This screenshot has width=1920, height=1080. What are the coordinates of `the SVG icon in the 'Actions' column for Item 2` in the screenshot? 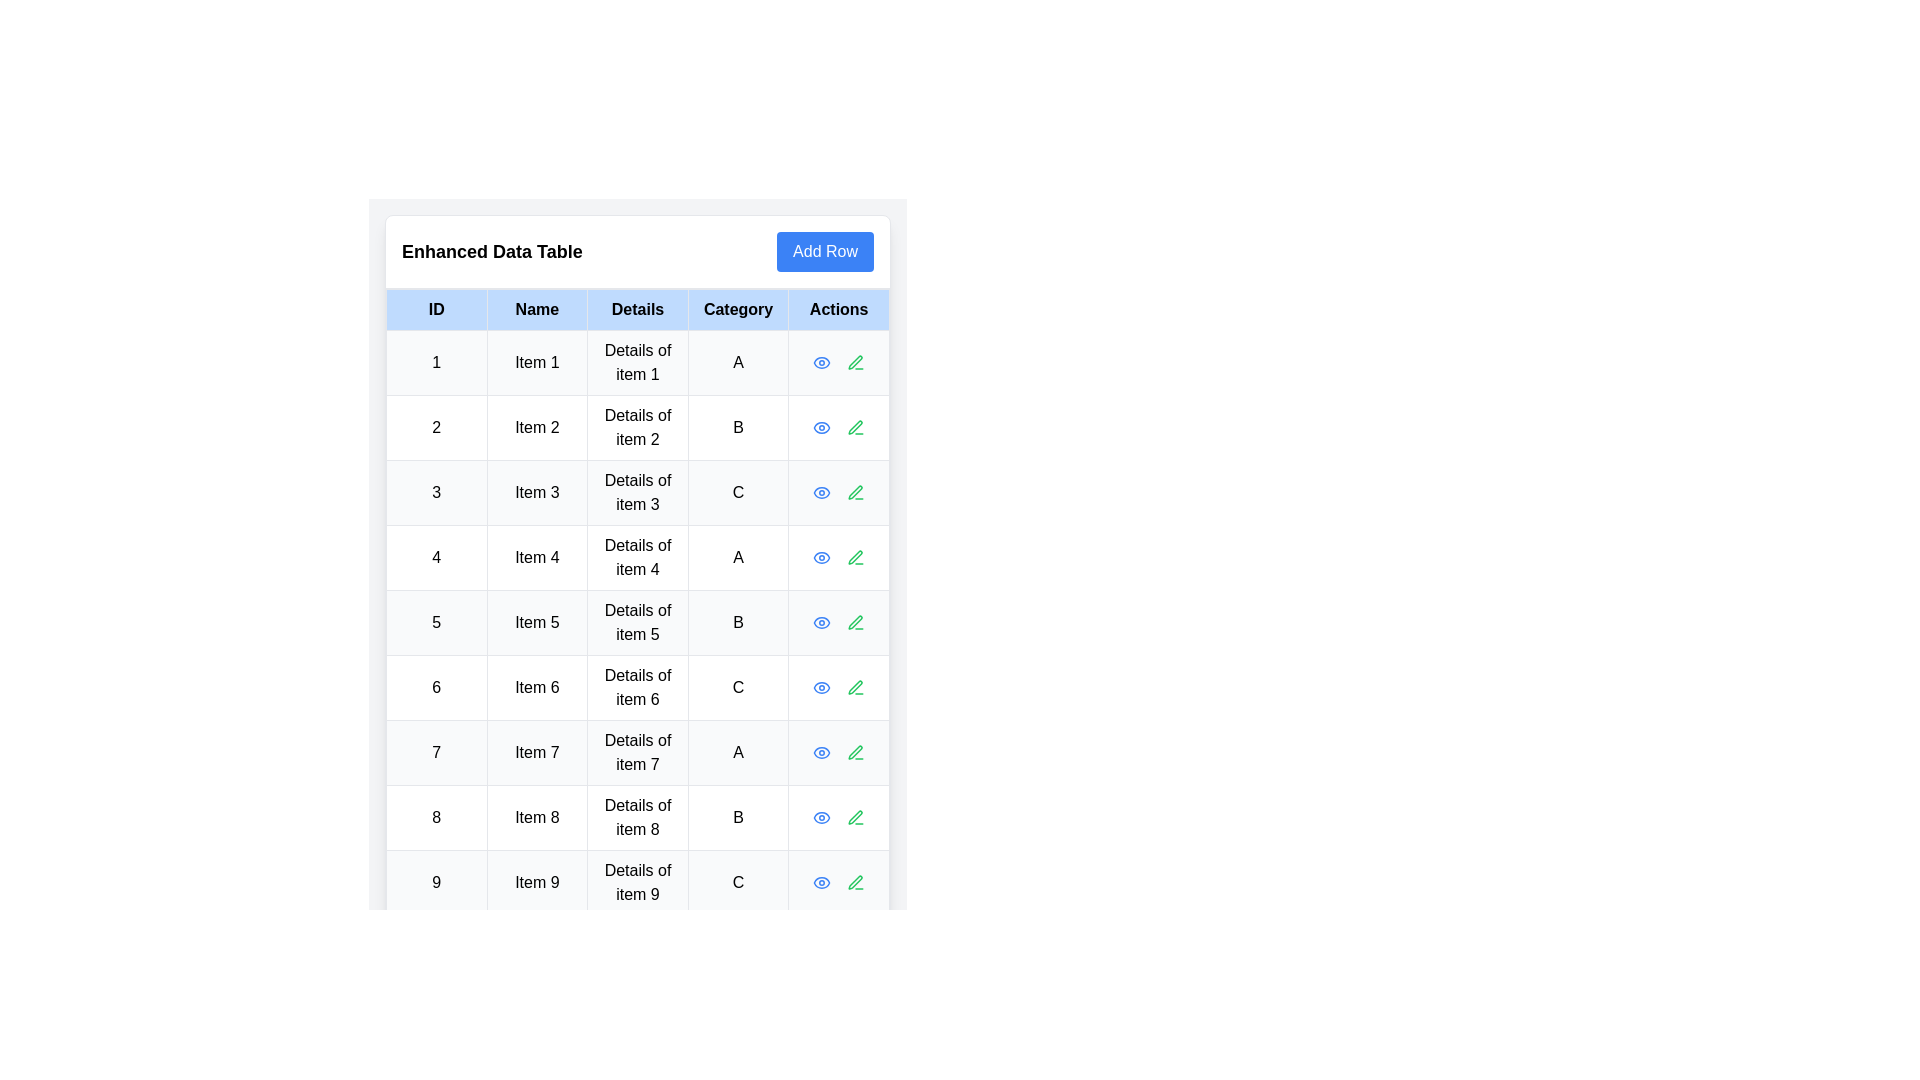 It's located at (855, 426).